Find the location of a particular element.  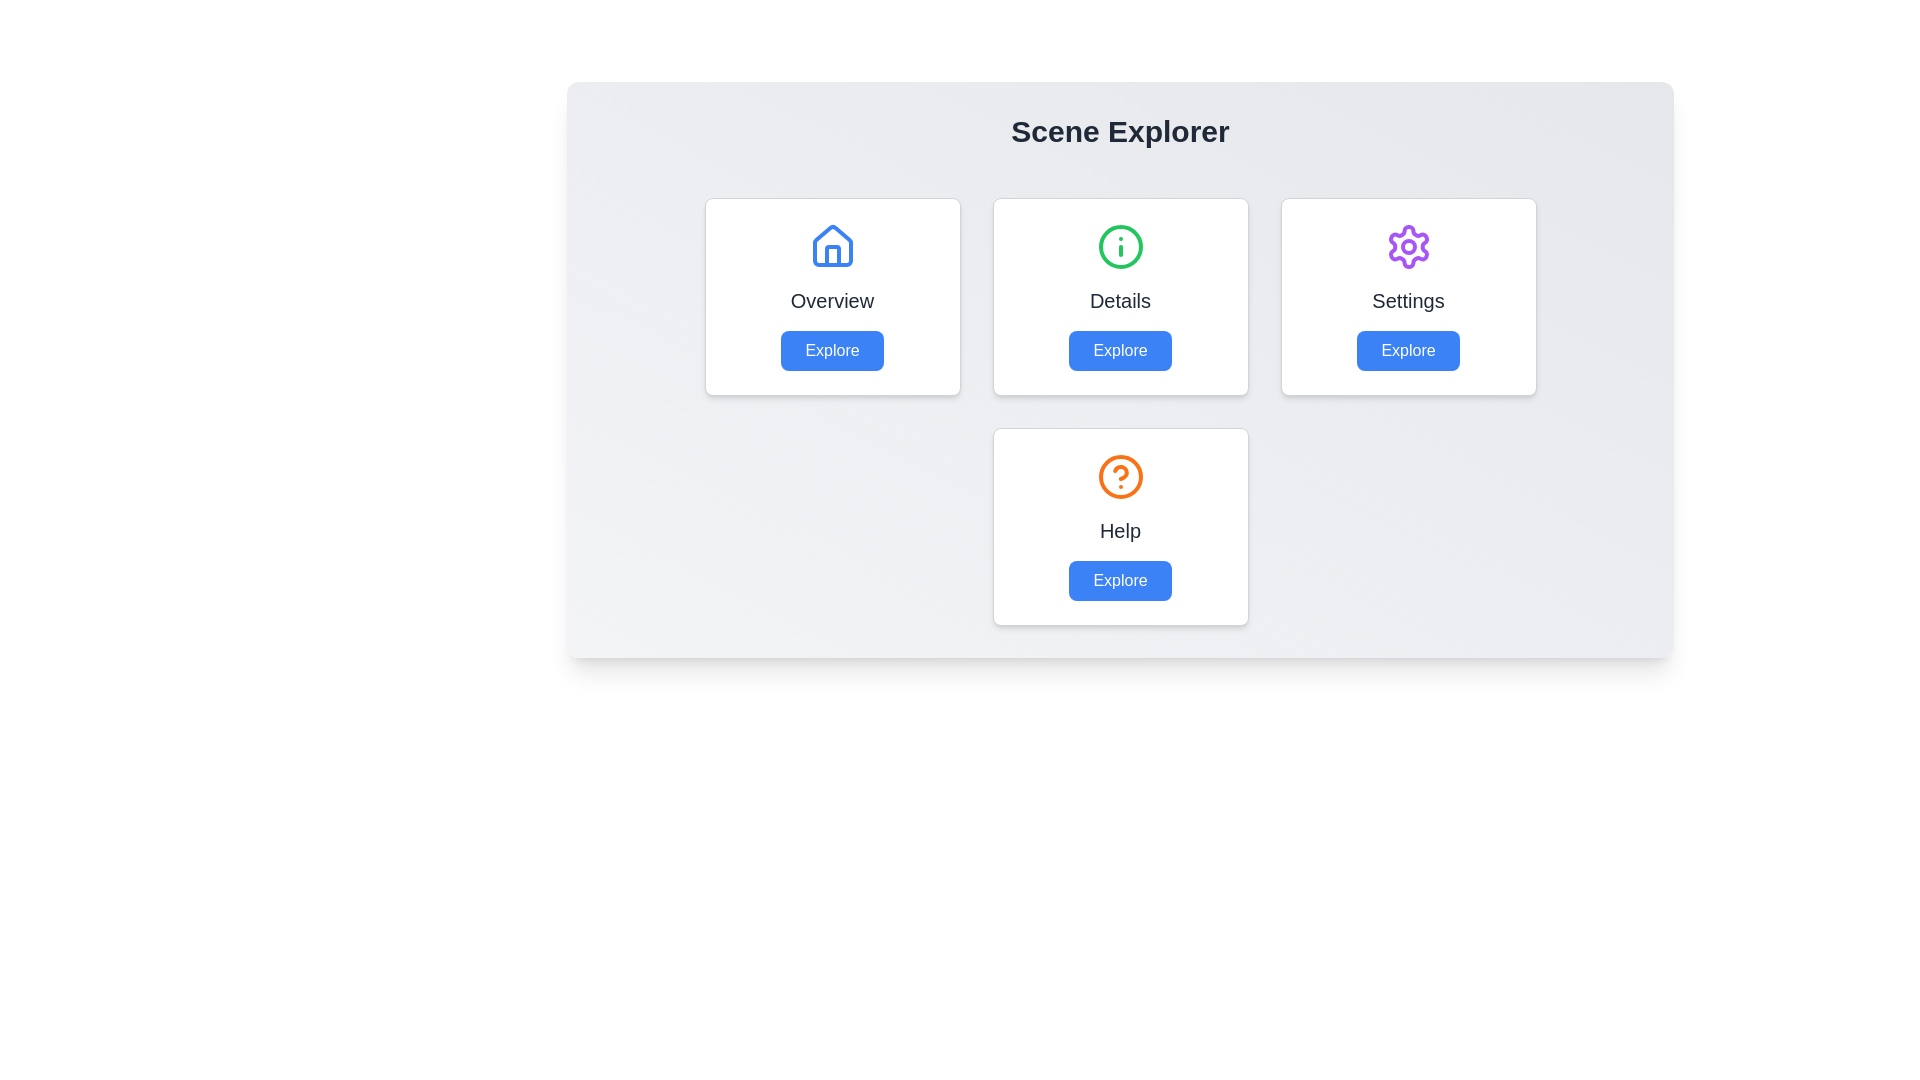

the 'Settings' text label, which is displayed in medium gray font beneath a purple cogwheel icon in the top-right card layout is located at coordinates (1407, 300).